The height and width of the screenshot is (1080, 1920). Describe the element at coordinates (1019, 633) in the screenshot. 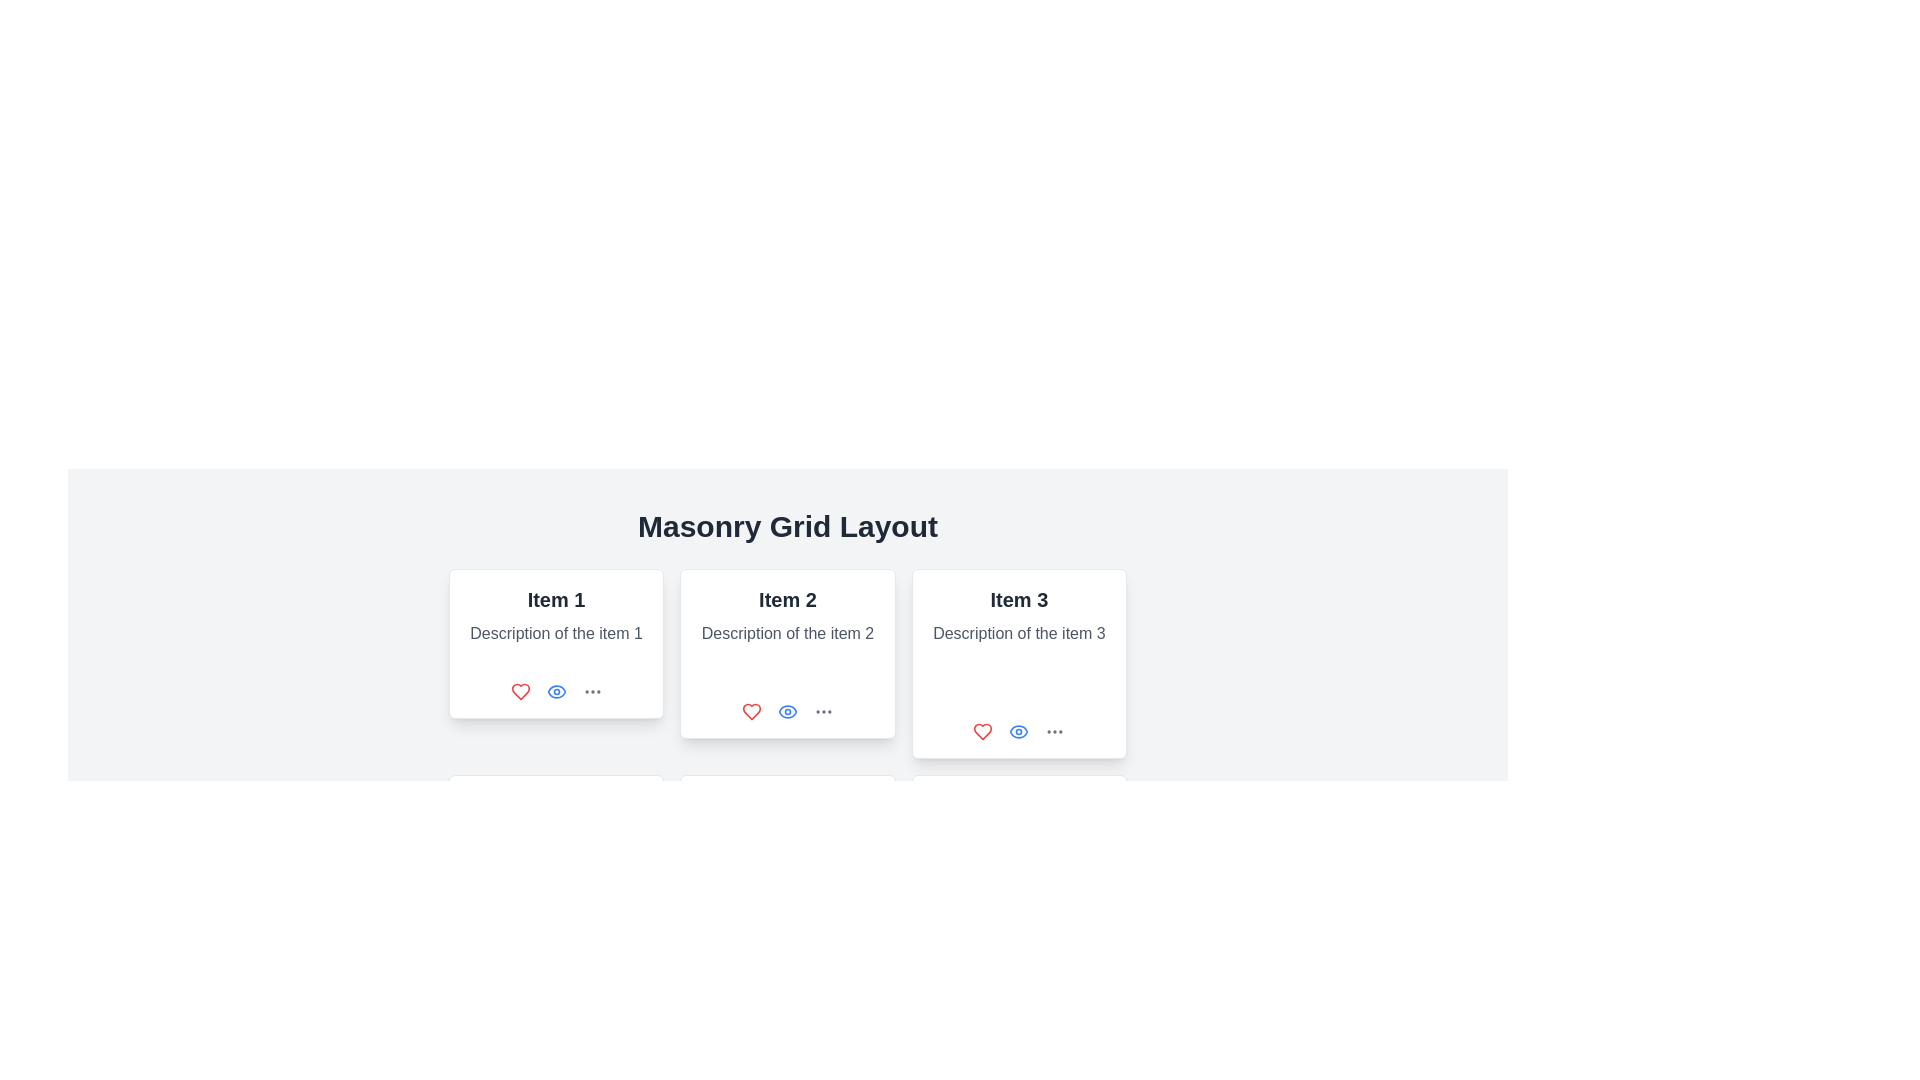

I see `the text block providing additional information about 'Item 3' located in the third card from the left in the masonry grid layout` at that location.